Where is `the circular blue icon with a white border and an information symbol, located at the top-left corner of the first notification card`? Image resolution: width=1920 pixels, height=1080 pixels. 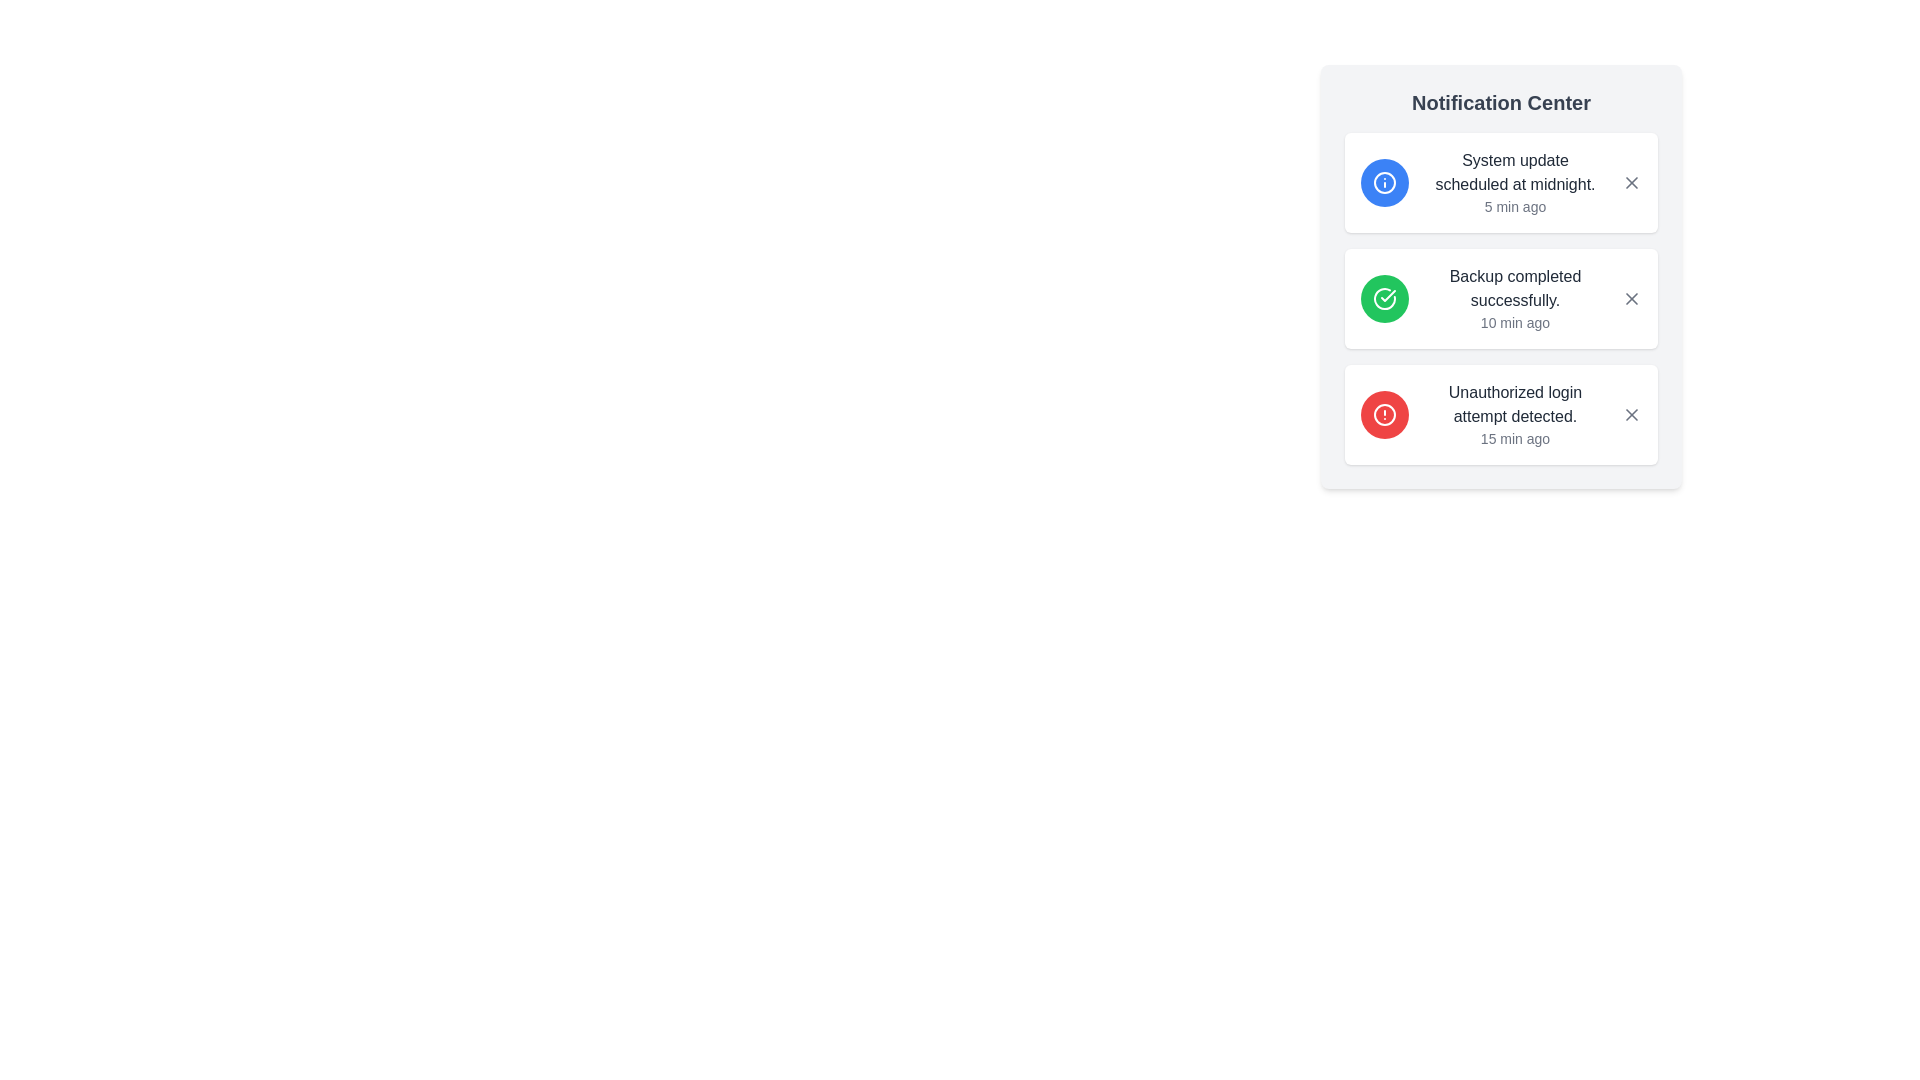 the circular blue icon with a white border and an information symbol, located at the top-left corner of the first notification card is located at coordinates (1384, 182).